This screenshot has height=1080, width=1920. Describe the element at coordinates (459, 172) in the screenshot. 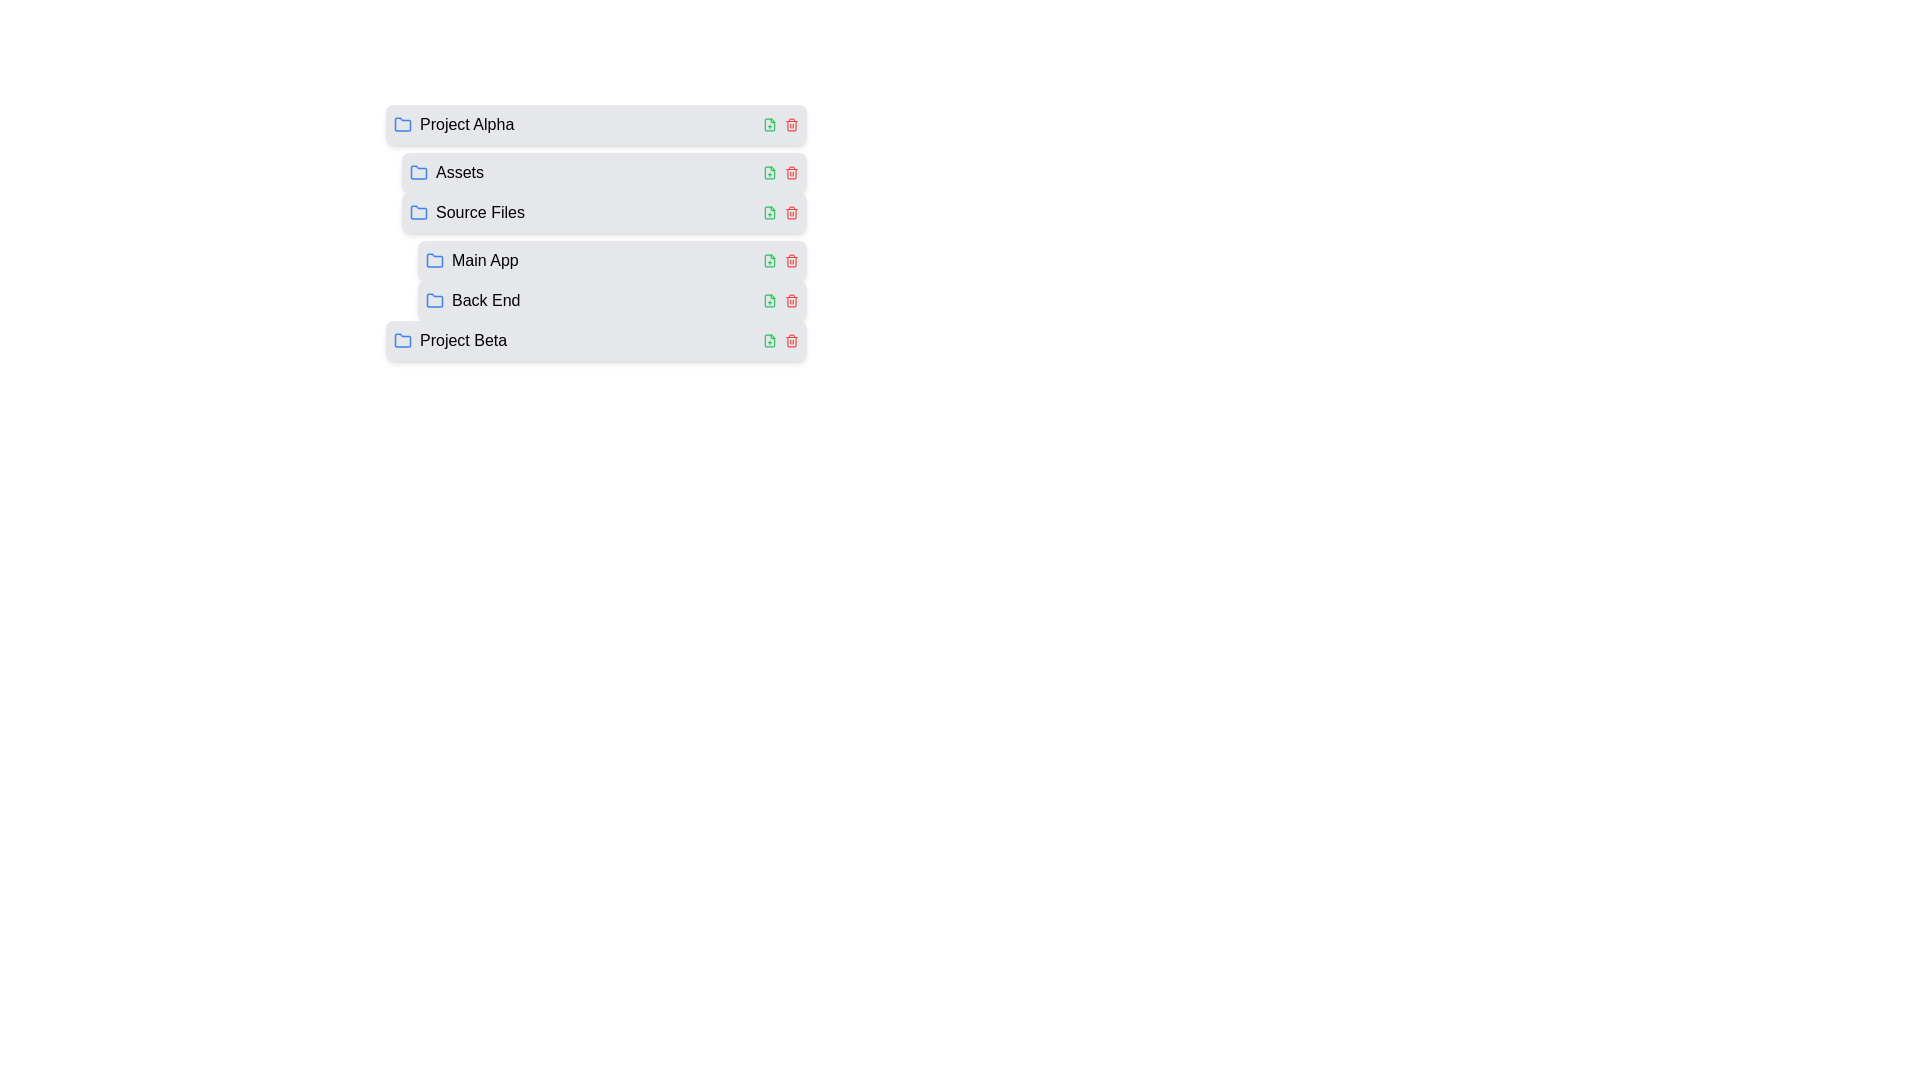

I see `the text label displaying 'Assets', which is located to the right of a blue folder icon and positioned between 'Project Alpha' and 'Source Files'` at that location.